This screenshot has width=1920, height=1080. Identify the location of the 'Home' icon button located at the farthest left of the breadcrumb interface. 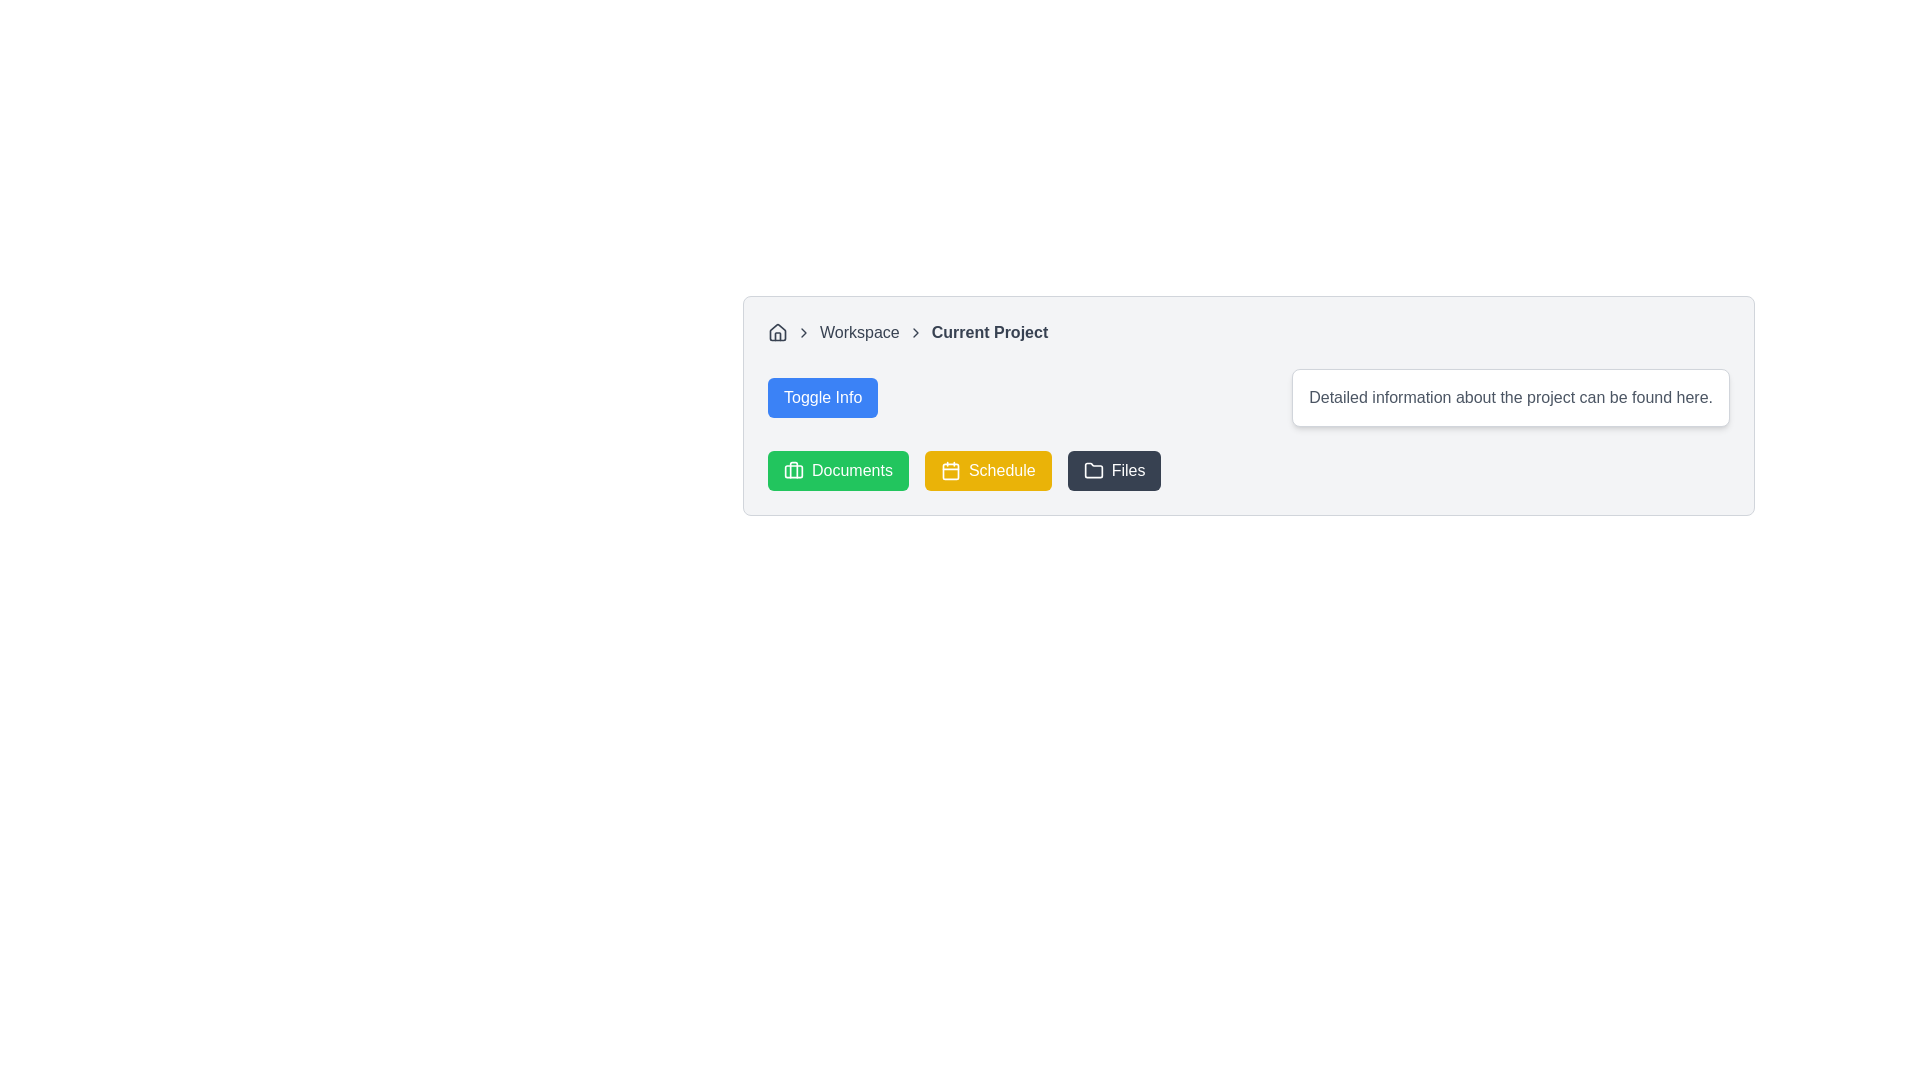
(776, 331).